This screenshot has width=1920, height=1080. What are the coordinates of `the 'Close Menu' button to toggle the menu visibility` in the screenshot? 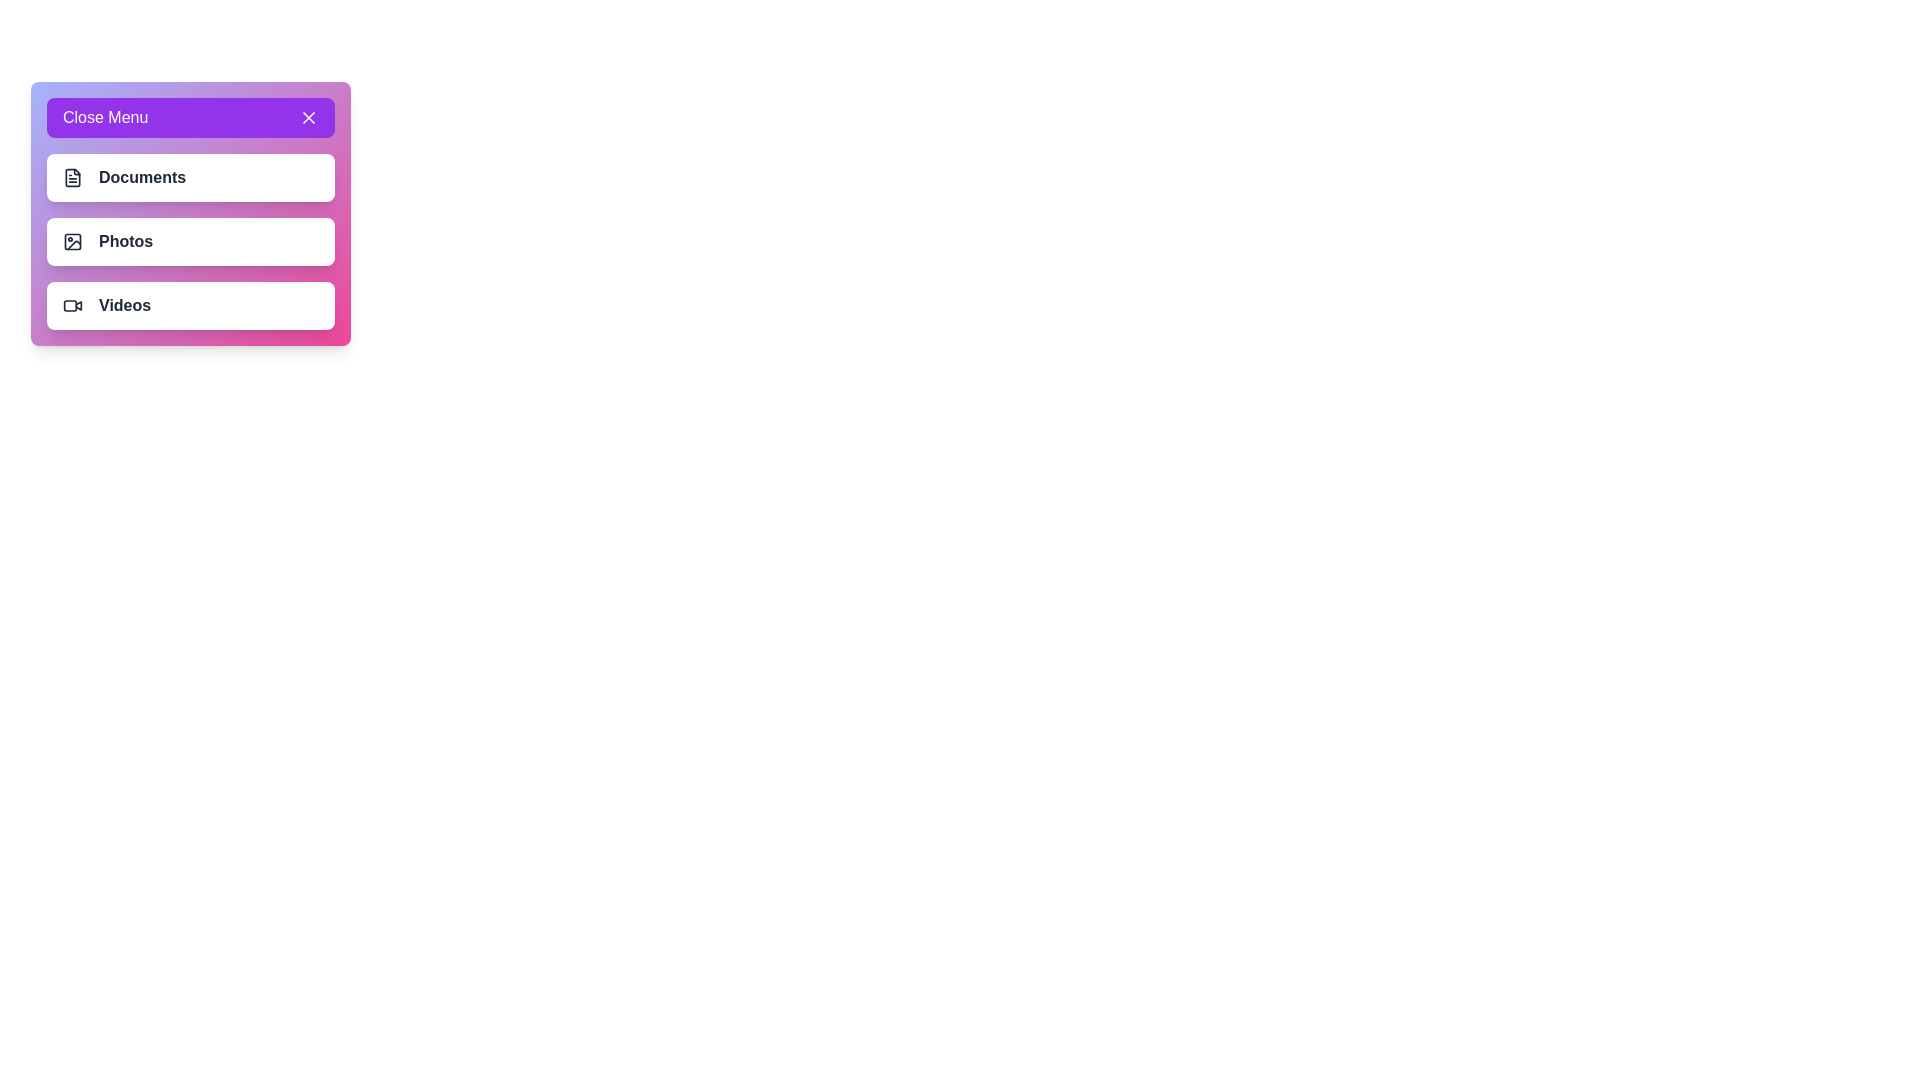 It's located at (191, 118).